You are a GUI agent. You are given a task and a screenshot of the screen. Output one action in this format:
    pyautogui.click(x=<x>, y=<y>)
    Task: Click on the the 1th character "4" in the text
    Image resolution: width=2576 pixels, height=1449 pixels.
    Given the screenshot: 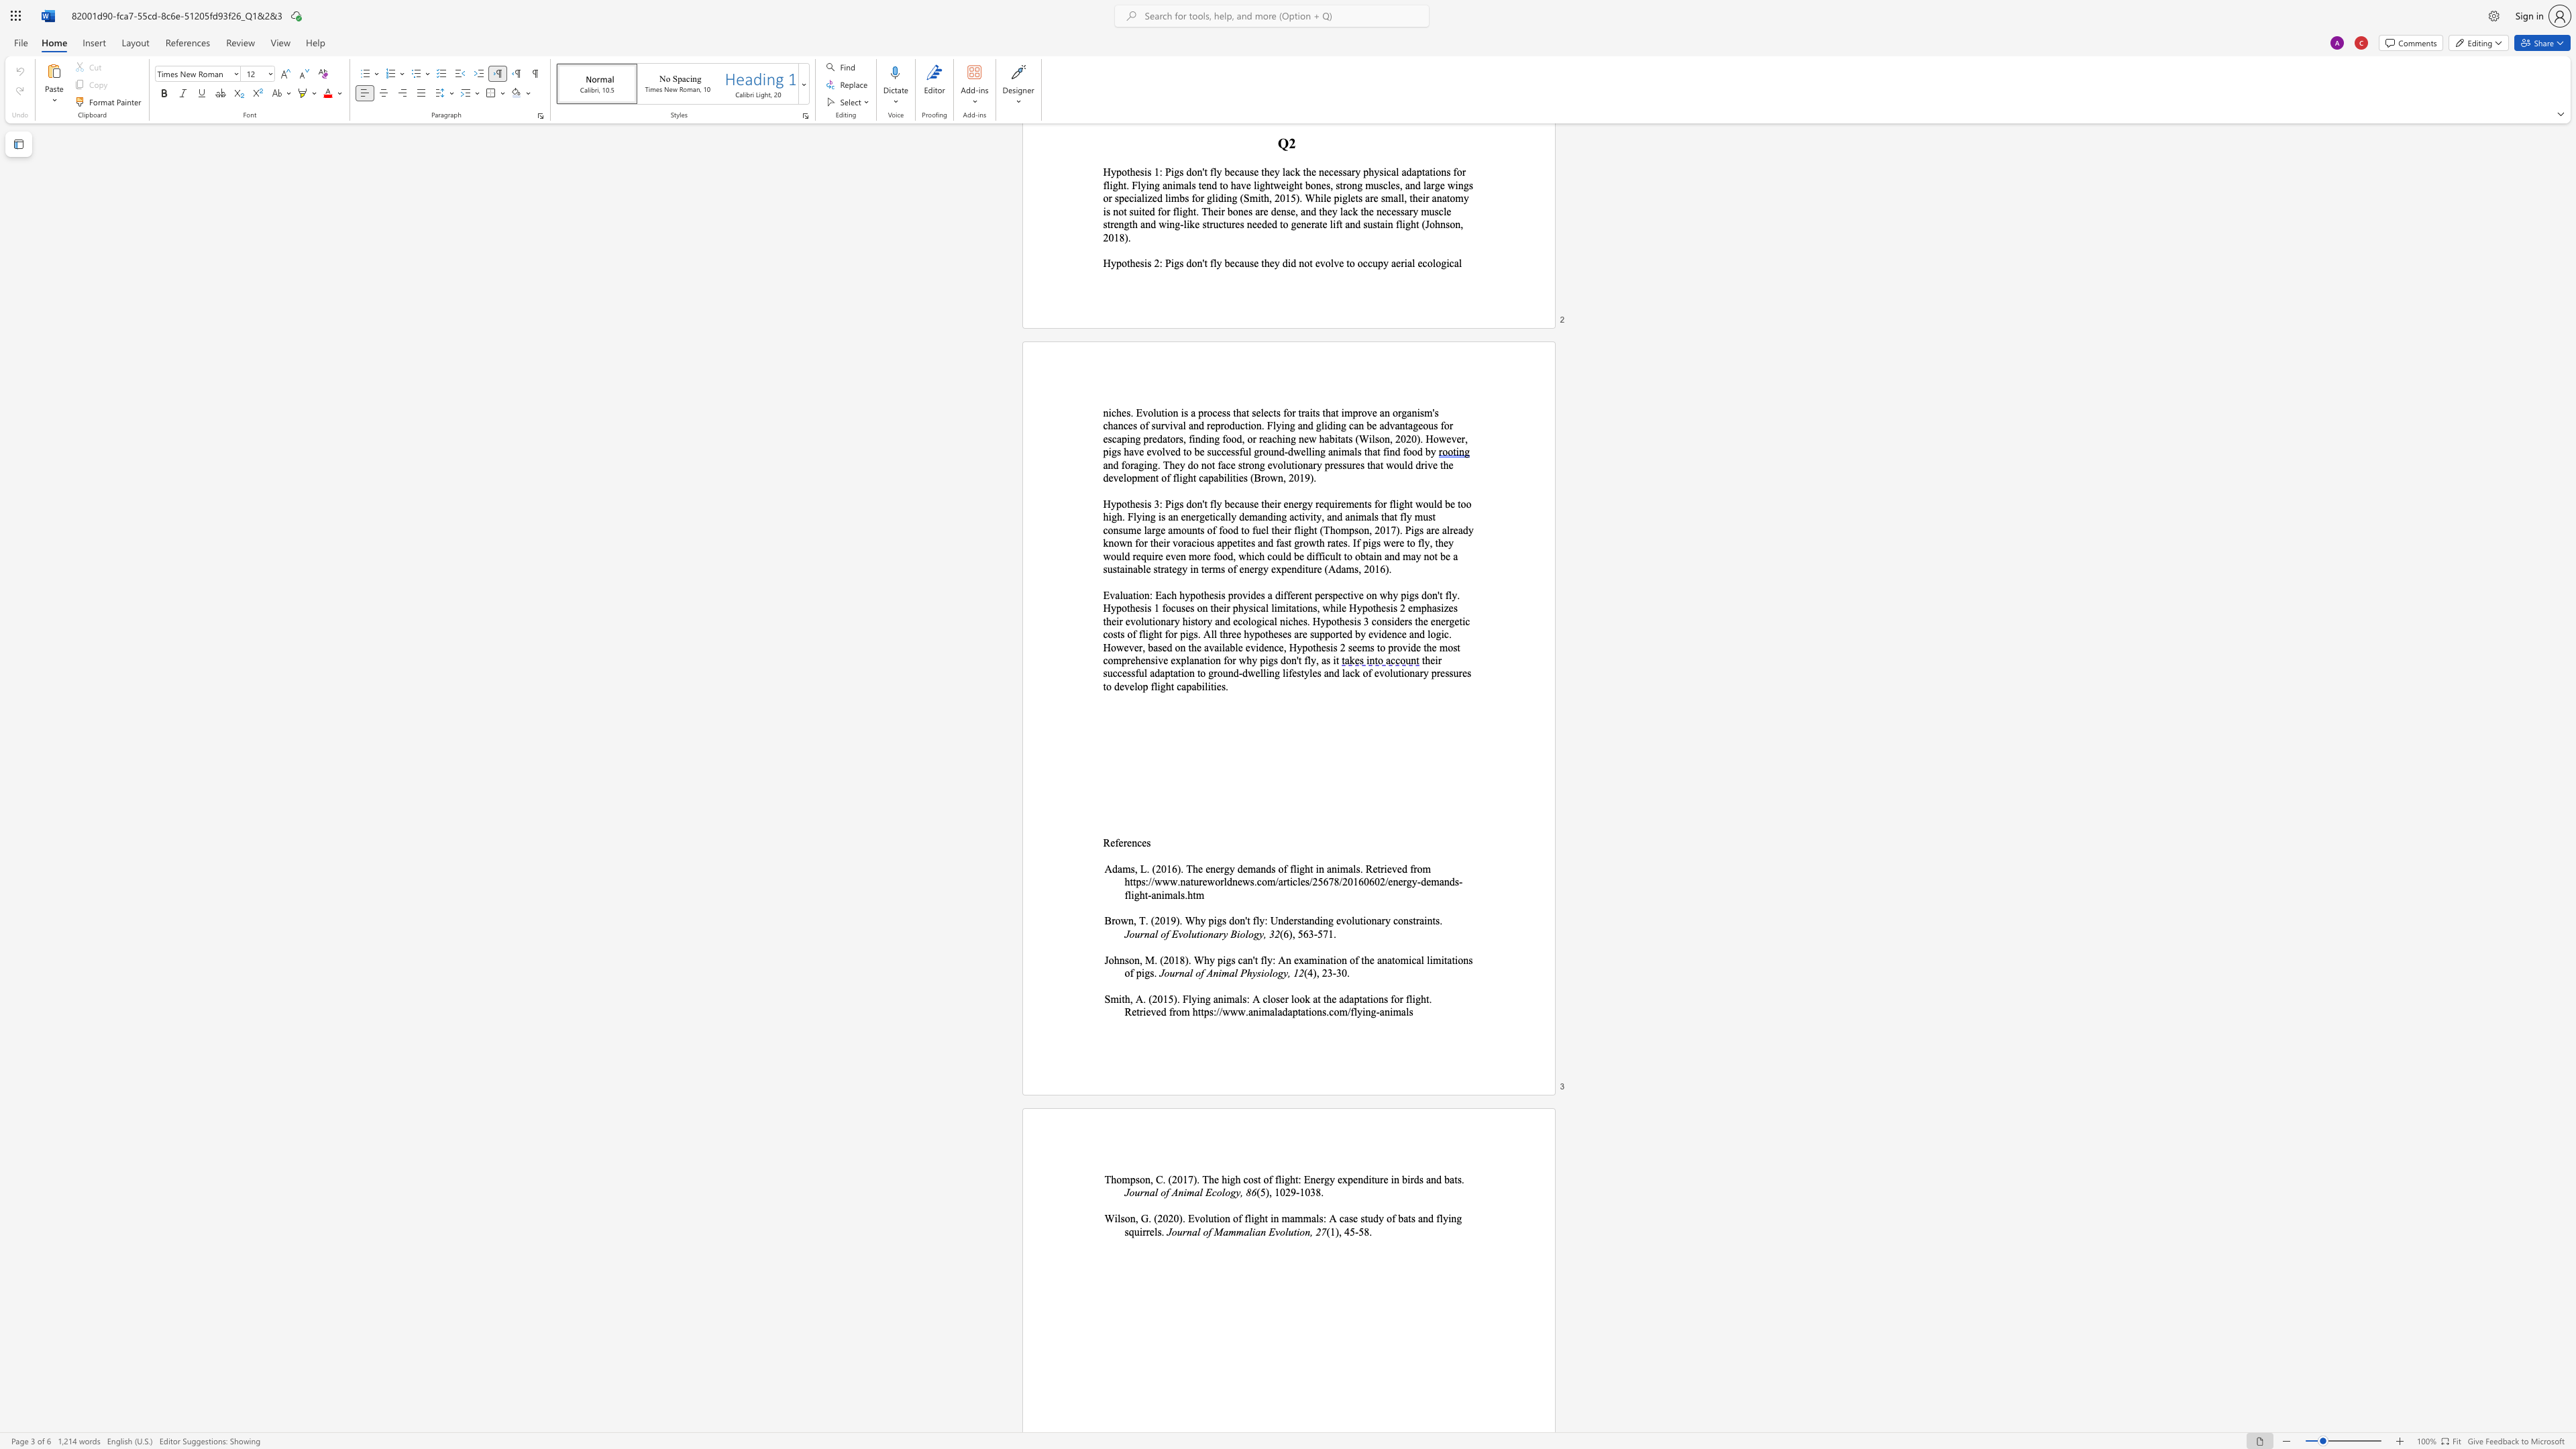 What is the action you would take?
    pyautogui.click(x=1345, y=1231)
    